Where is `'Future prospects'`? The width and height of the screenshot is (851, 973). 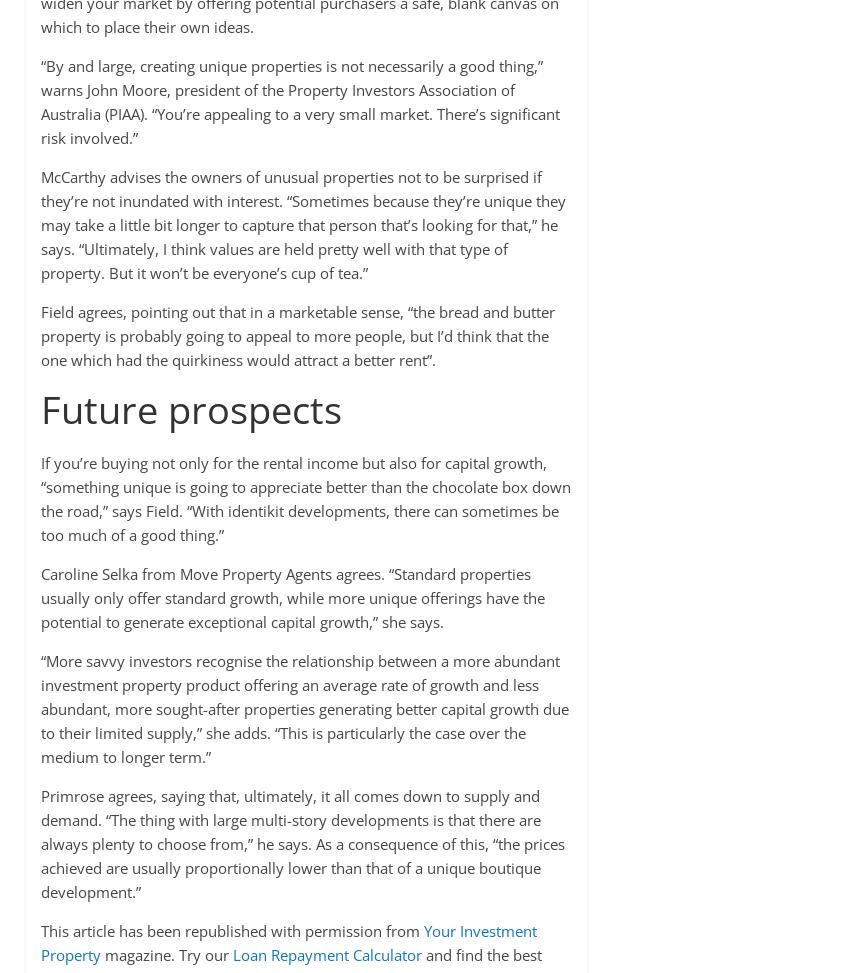
'Future prospects' is located at coordinates (189, 407).